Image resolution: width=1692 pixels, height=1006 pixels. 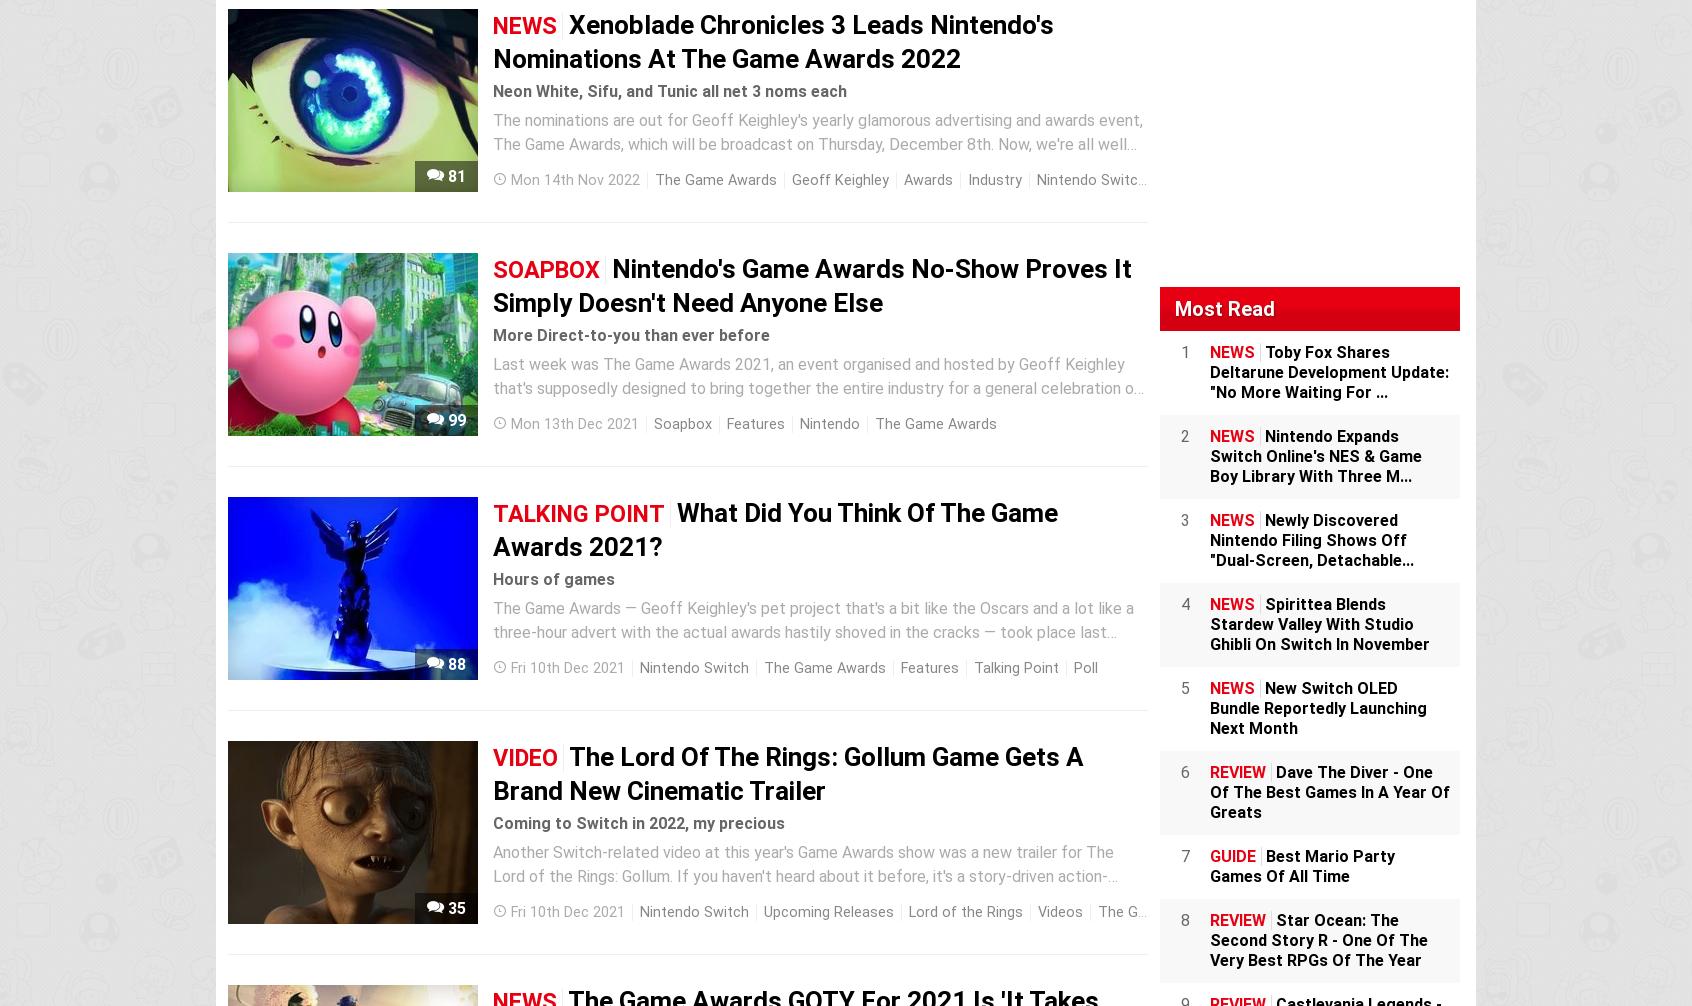 What do you see at coordinates (788, 772) in the screenshot?
I see `'The Lord Of The Rings: Gollum Game Gets A Brand New Cinematic Trailer'` at bounding box center [788, 772].